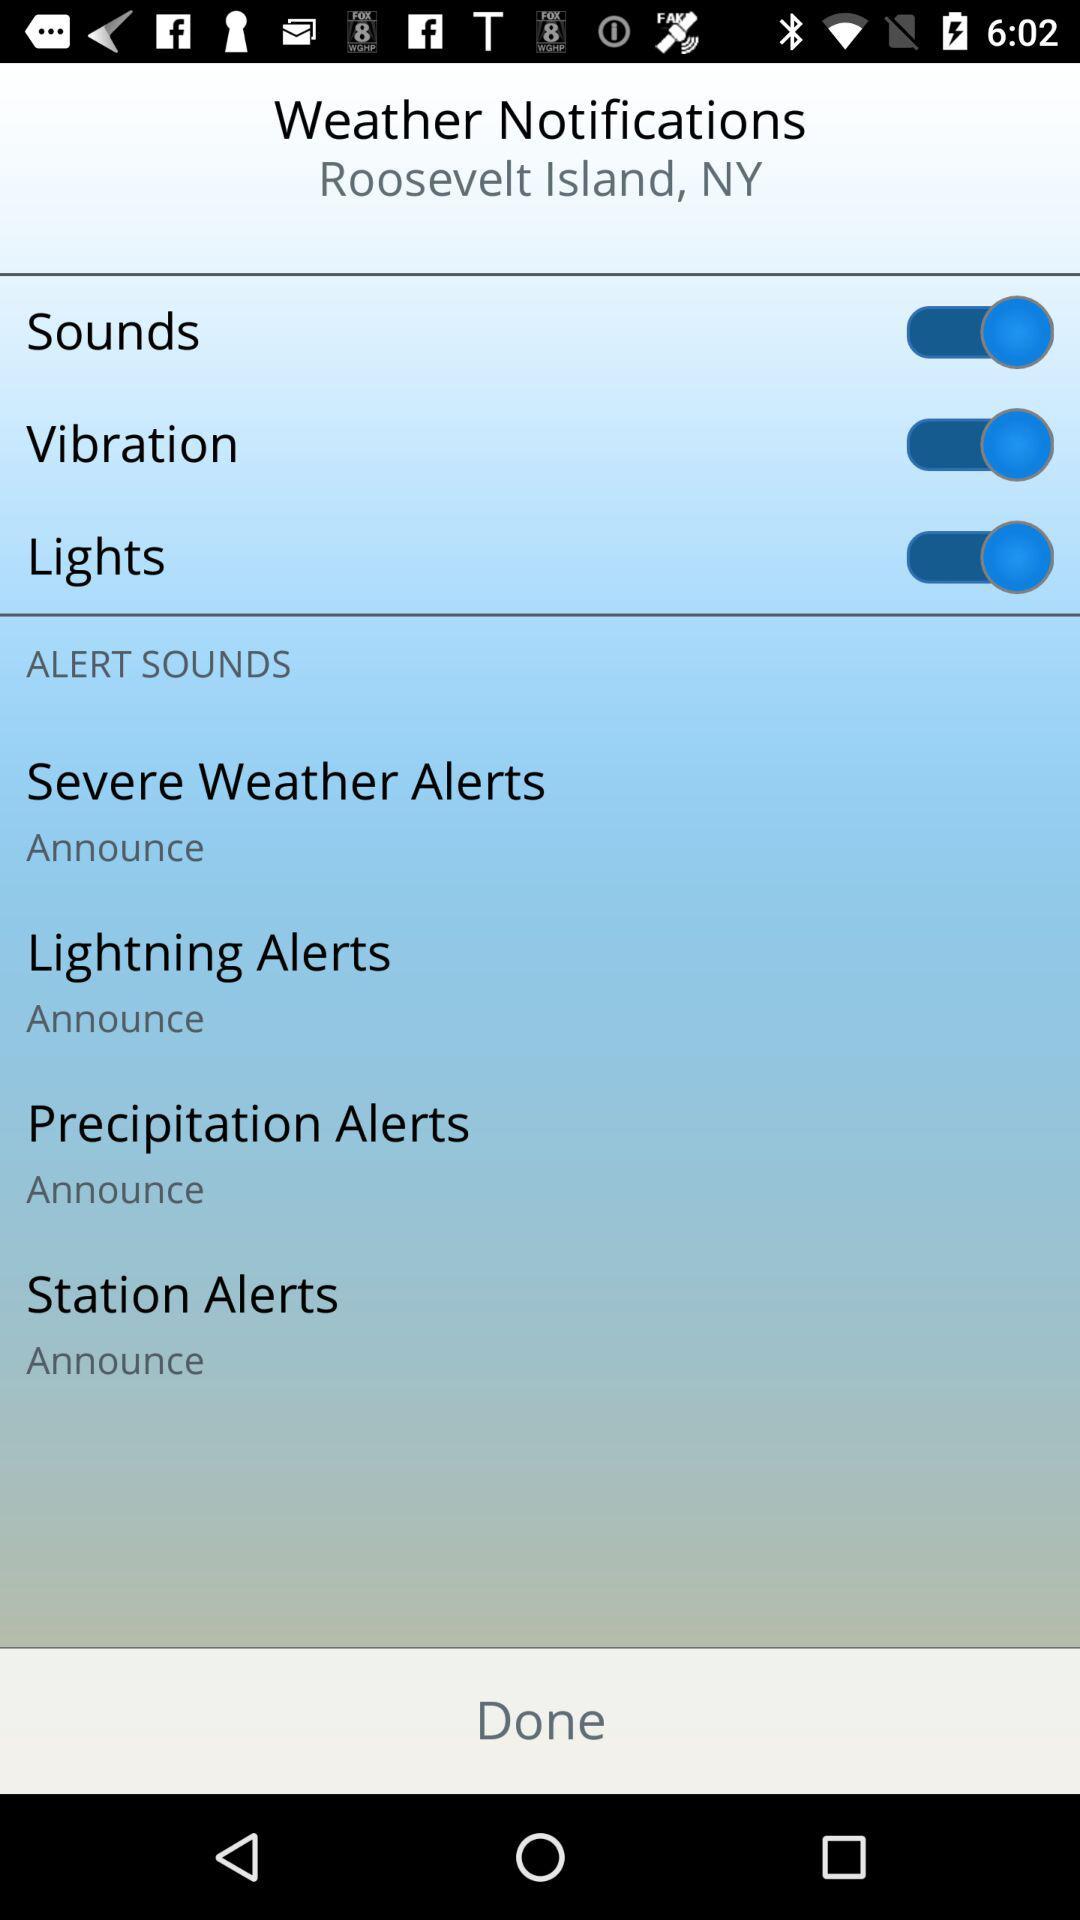 The width and height of the screenshot is (1080, 1920). I want to click on the vibration, so click(540, 443).